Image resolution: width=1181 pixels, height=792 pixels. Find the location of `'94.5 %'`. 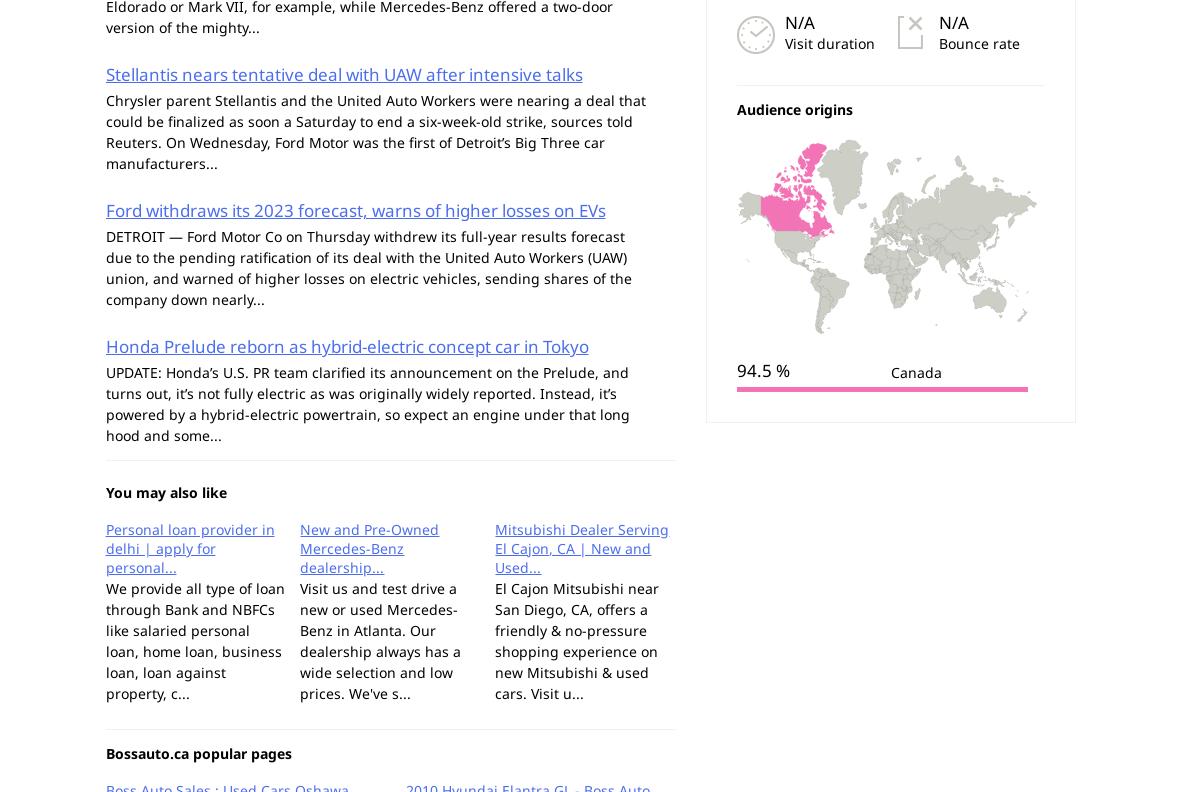

'94.5 %' is located at coordinates (761, 370).